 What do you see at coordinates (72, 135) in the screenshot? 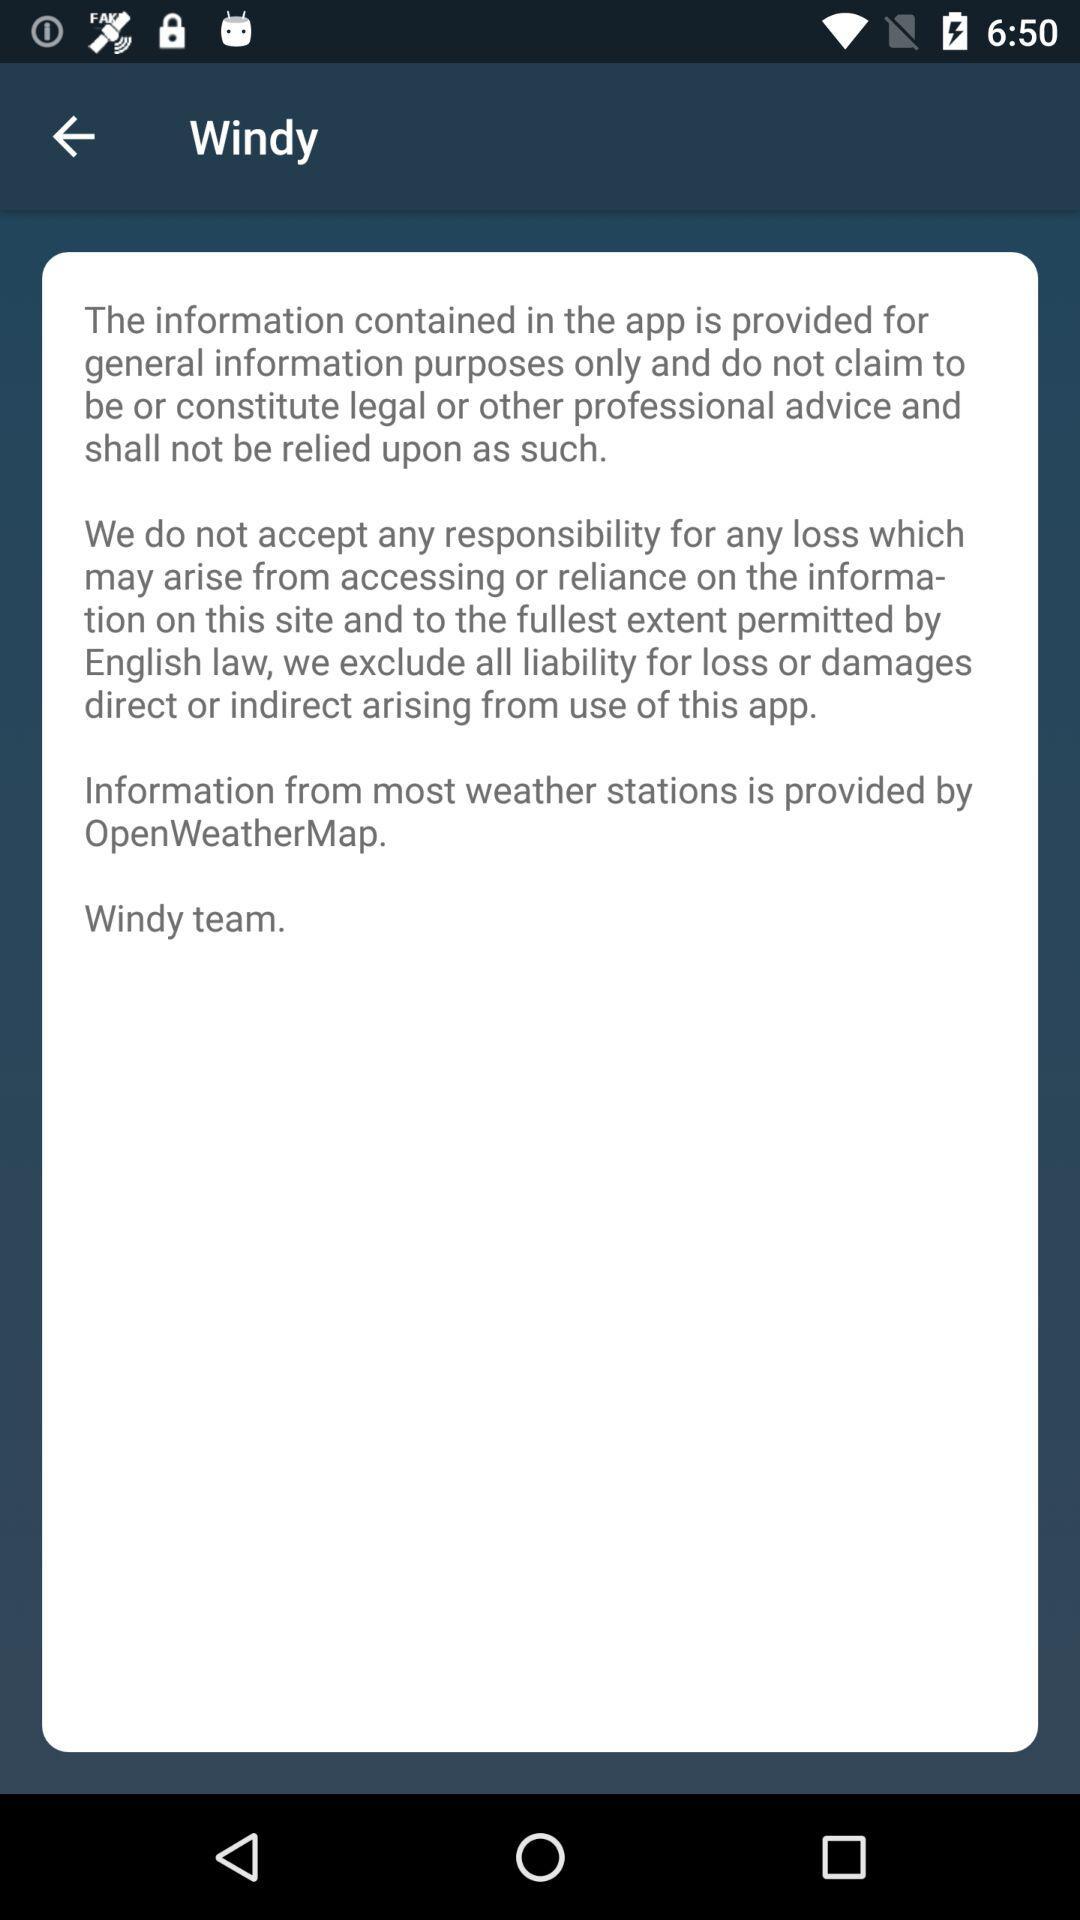
I see `icon next to windy icon` at bounding box center [72, 135].